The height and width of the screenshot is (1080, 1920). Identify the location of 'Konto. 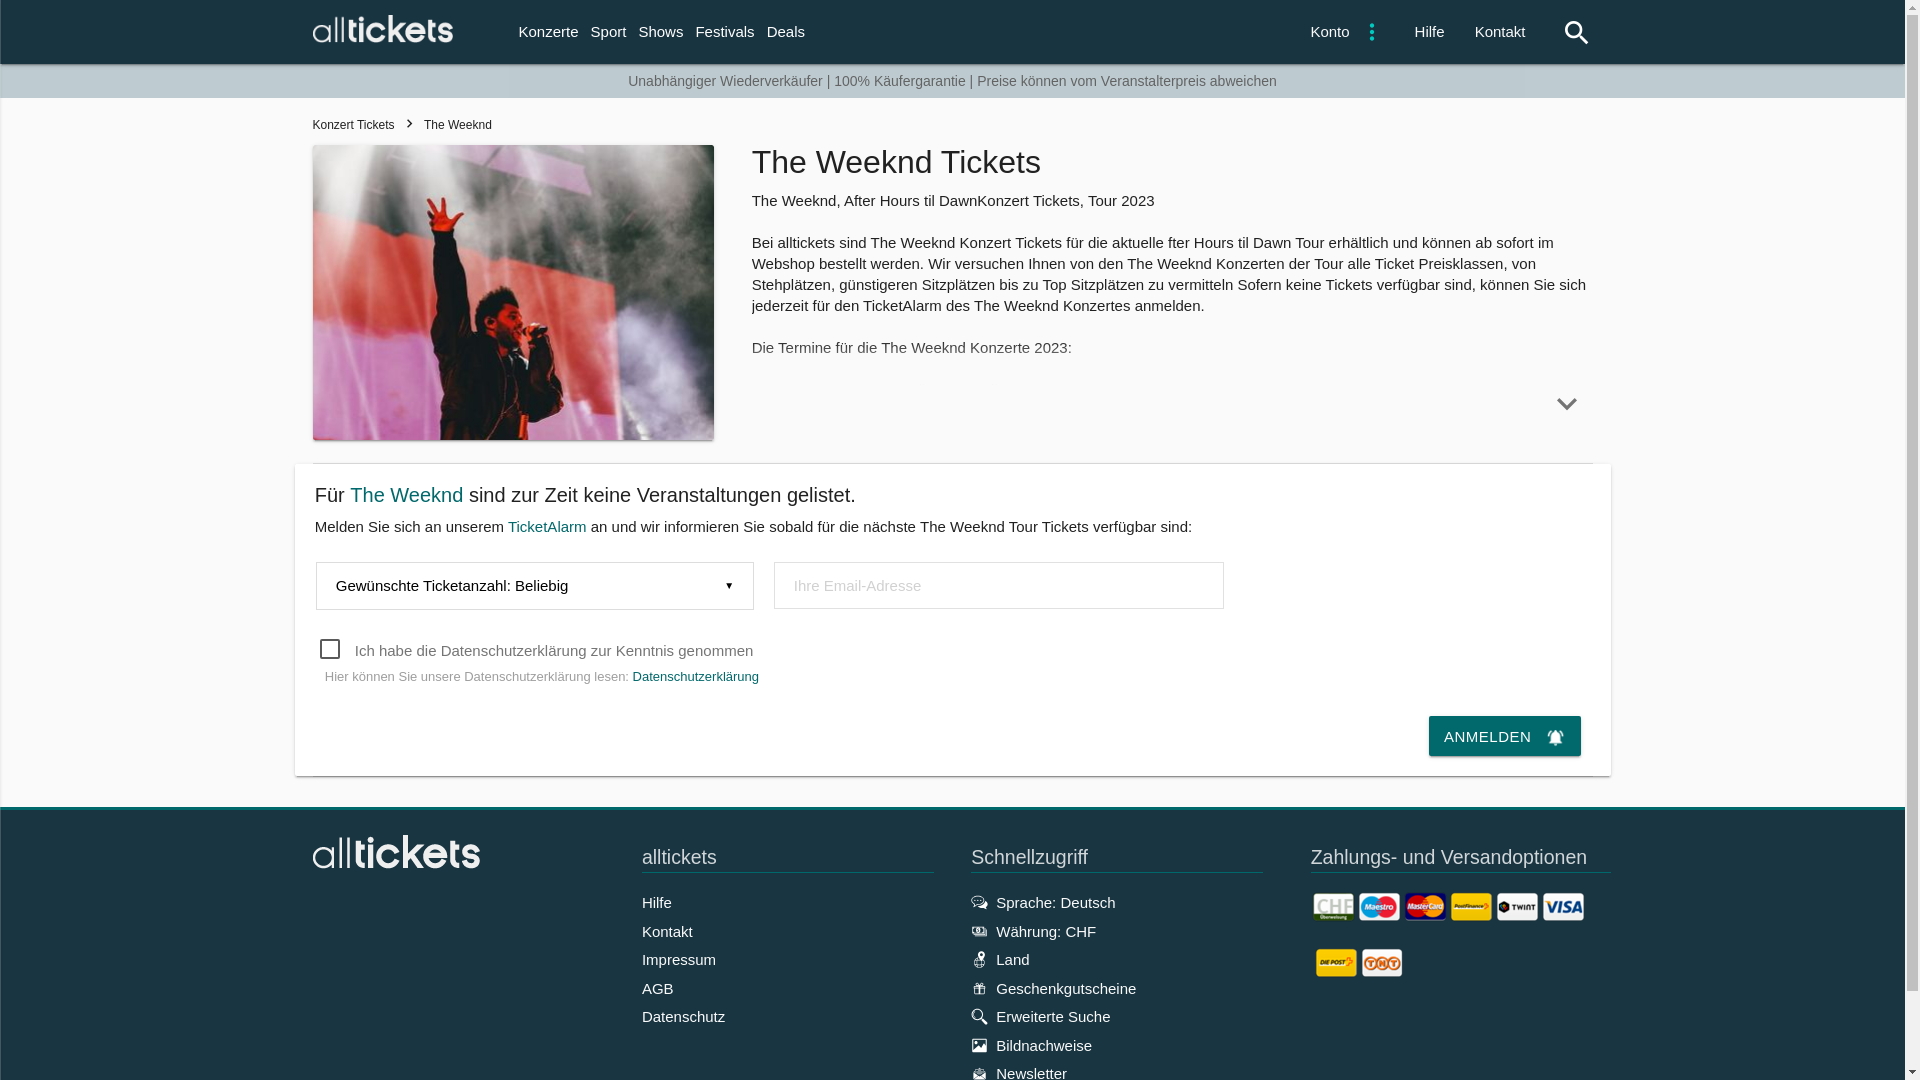
(1342, 31).